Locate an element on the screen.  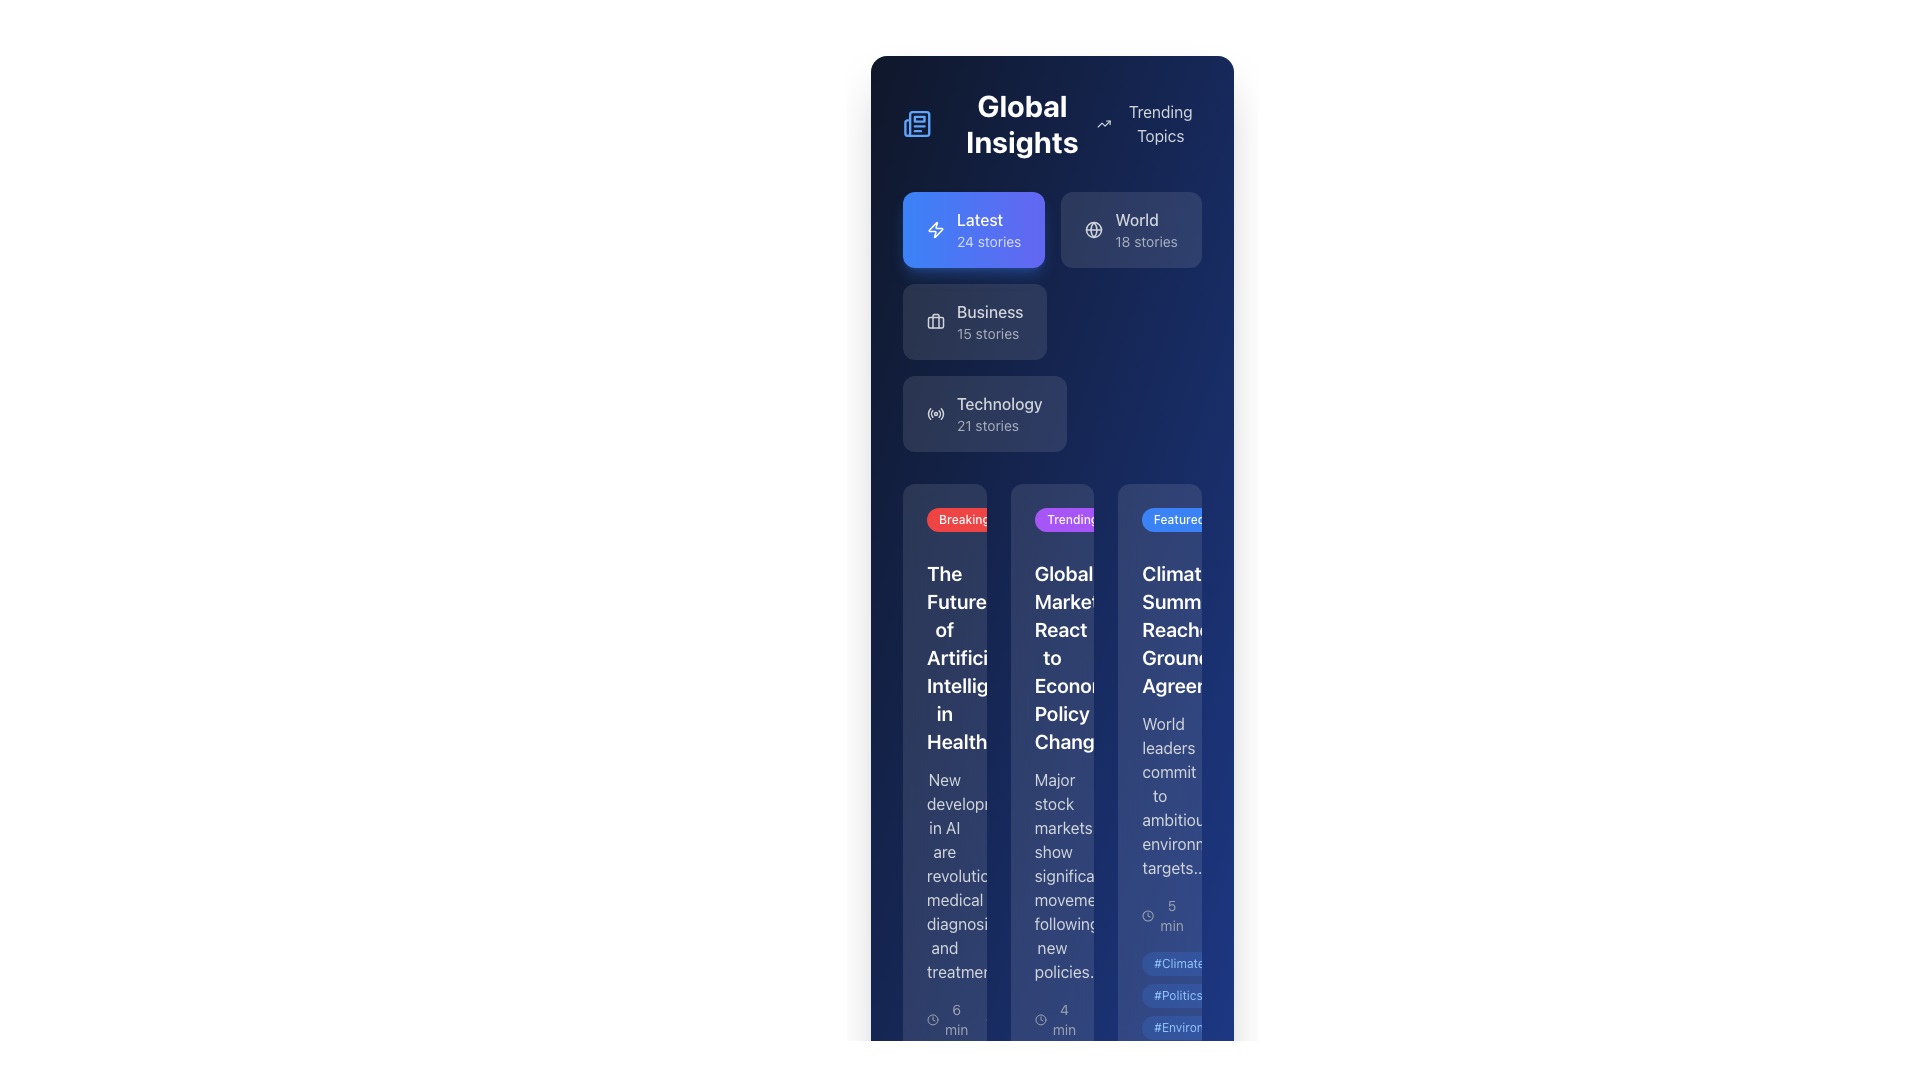
the small upward-trending chart icon located to the left of the 'Trending Topics' text is located at coordinates (1103, 123).